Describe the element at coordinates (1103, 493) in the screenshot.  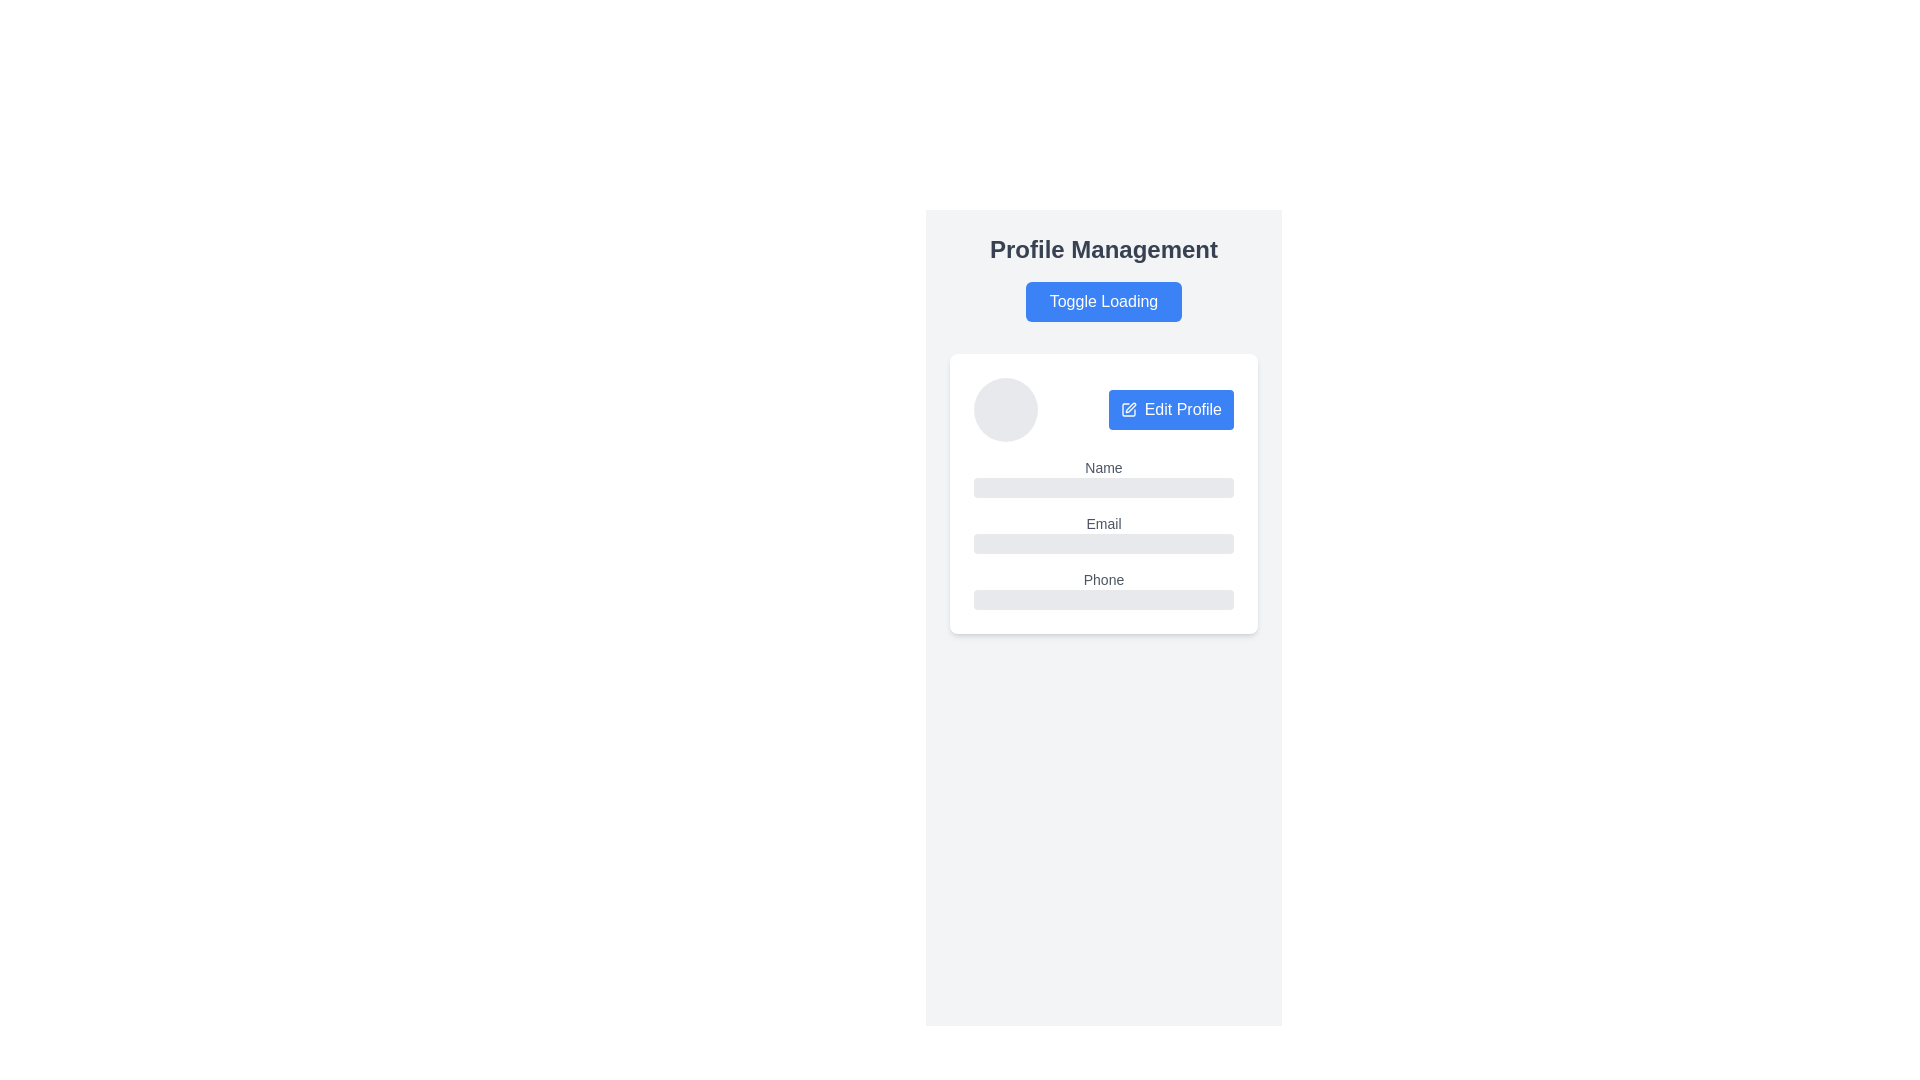
I see `the information fields in the profile details card located centrally below the 'Profile Management' heading and 'Toggle Loading' button` at that location.